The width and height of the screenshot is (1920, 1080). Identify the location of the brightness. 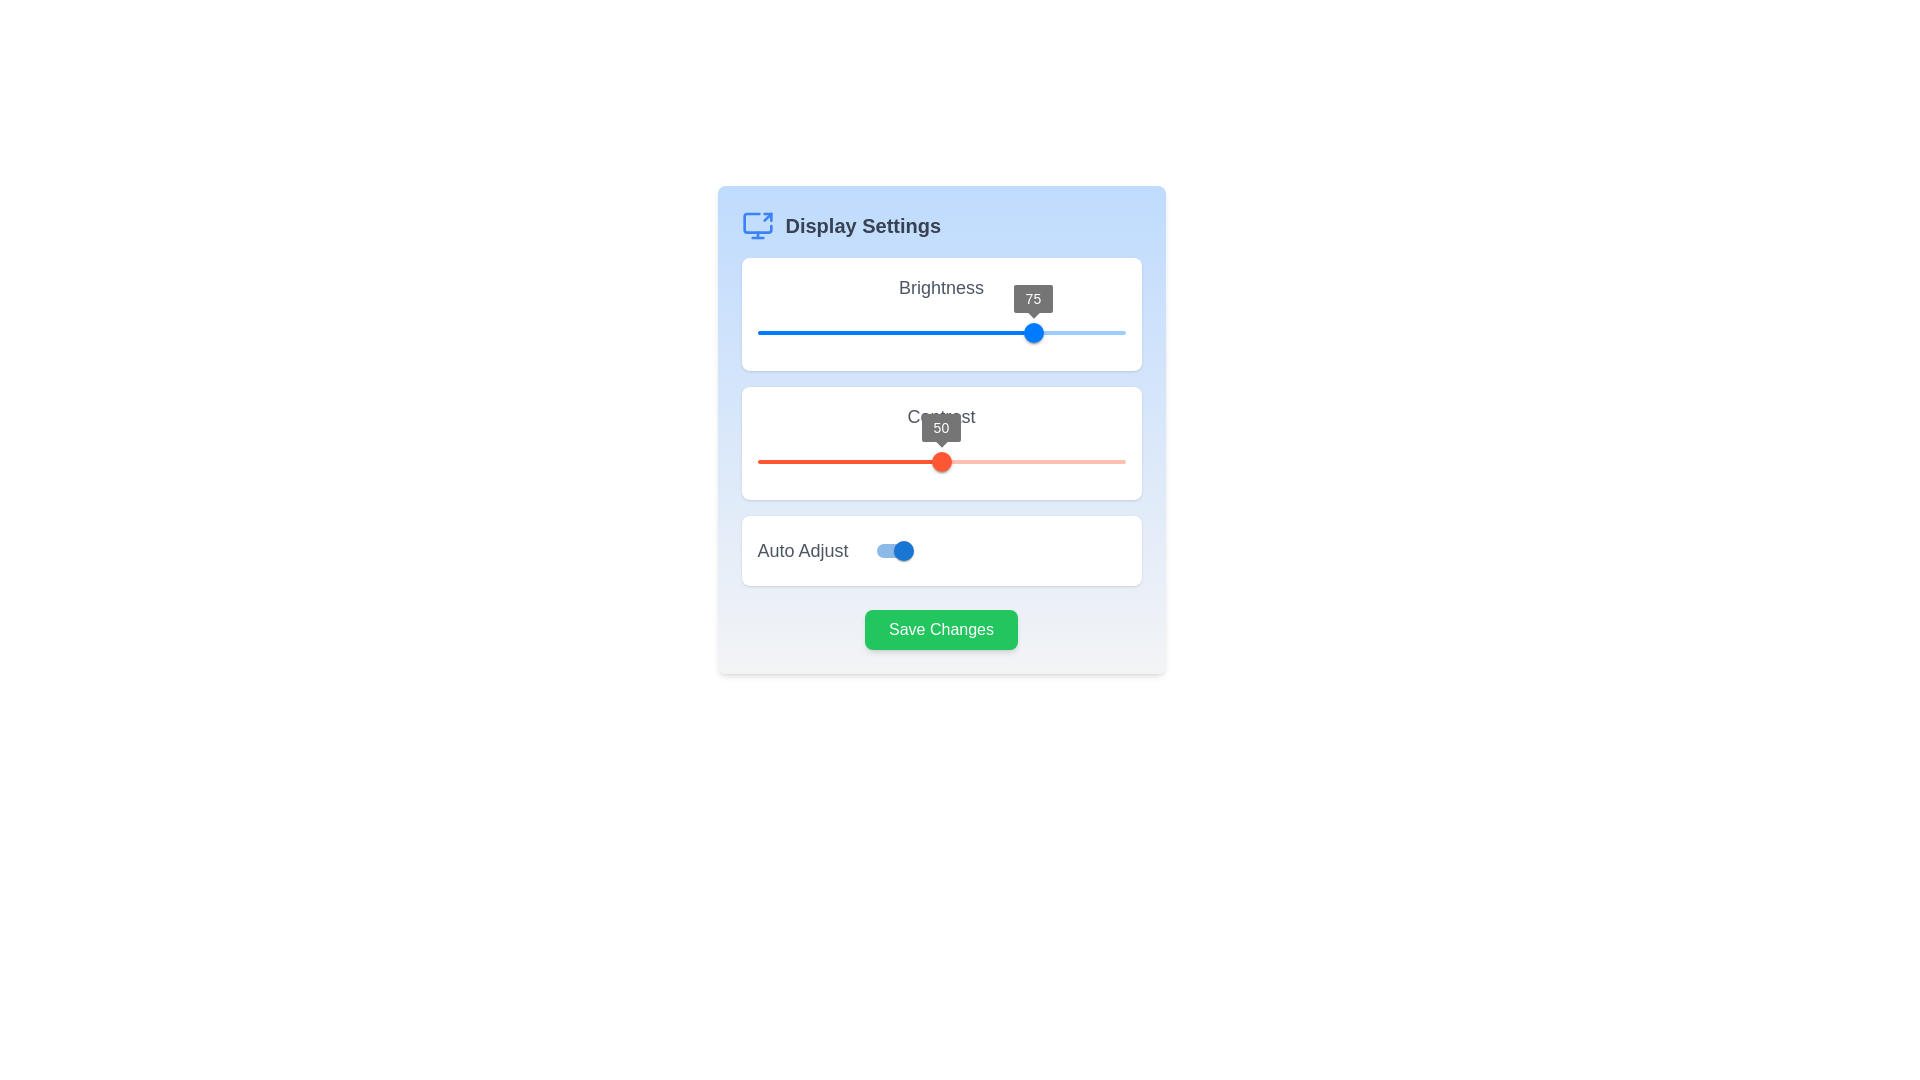
(1093, 331).